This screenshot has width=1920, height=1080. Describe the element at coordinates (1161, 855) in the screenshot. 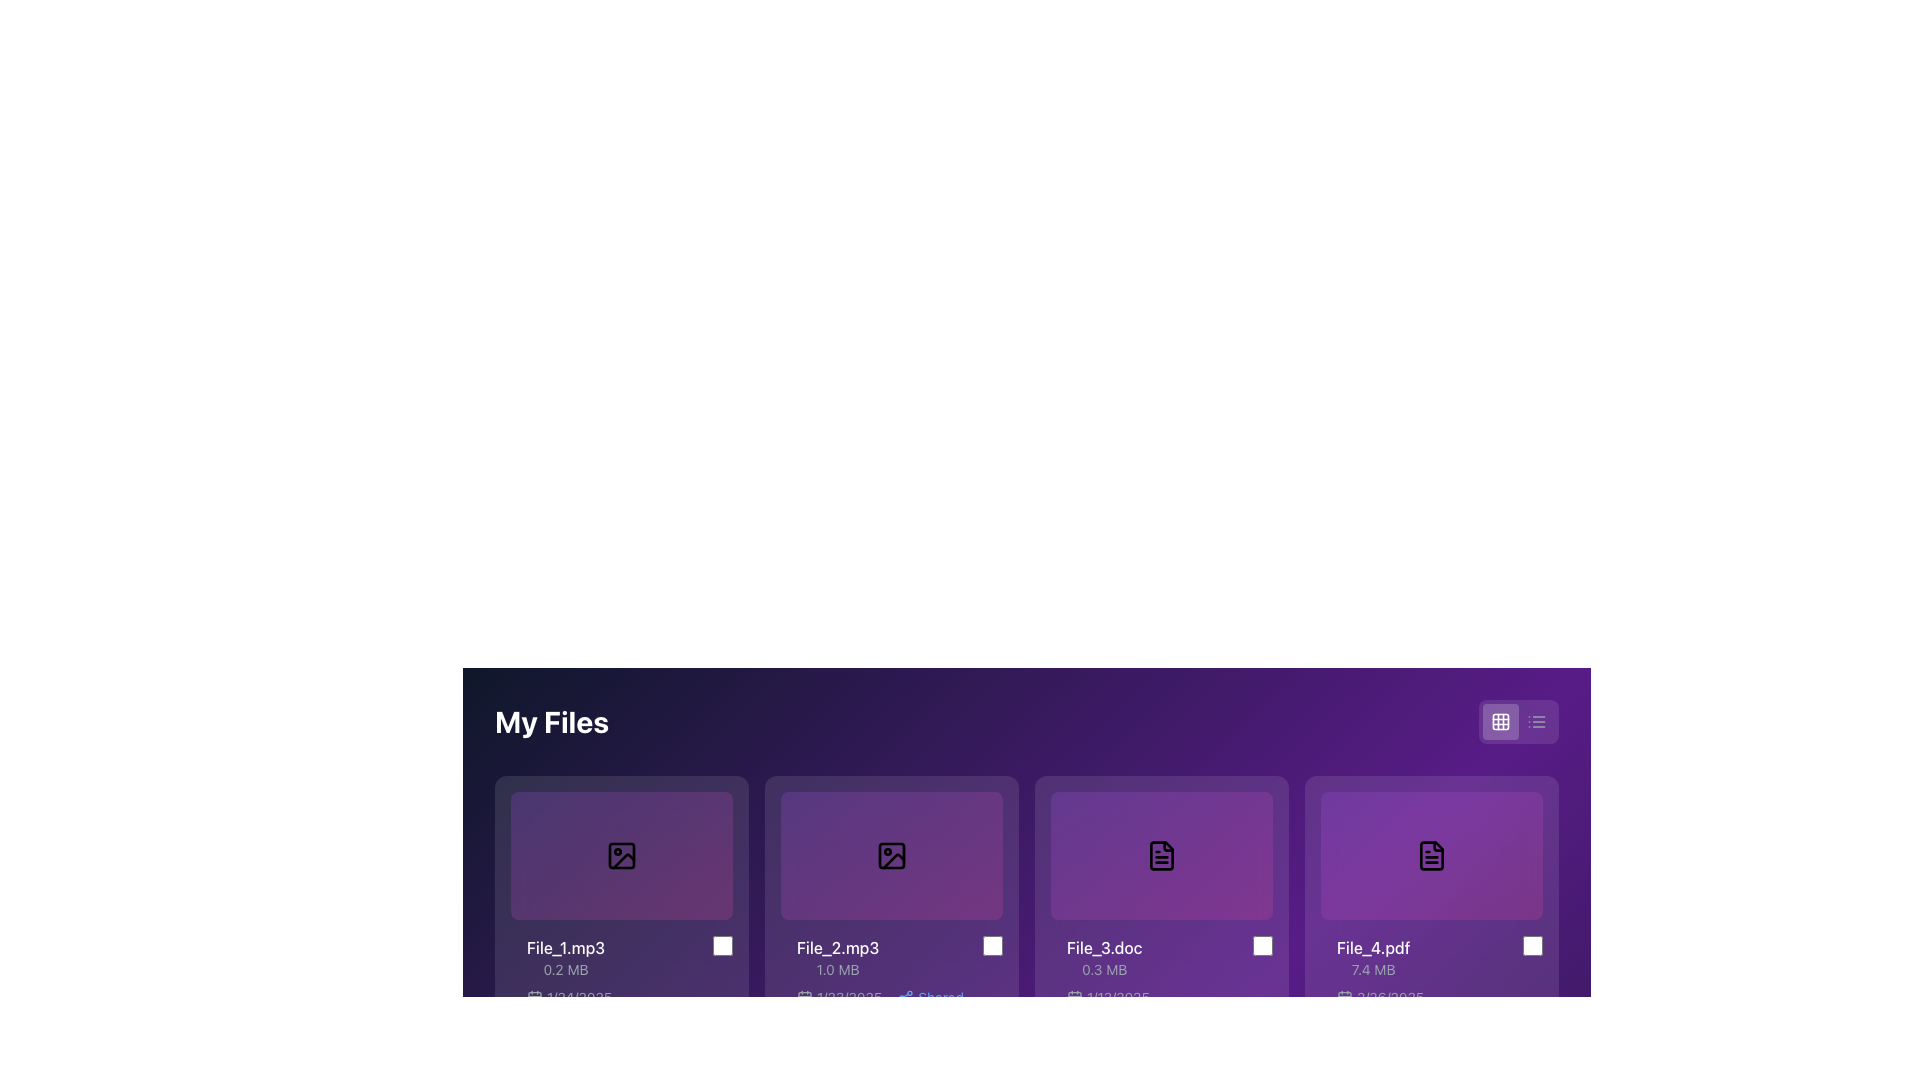

I see `the document file icon located above the label 'File_3.doc', which is the second graphical icon in the third card from the left in a grid layout` at that location.